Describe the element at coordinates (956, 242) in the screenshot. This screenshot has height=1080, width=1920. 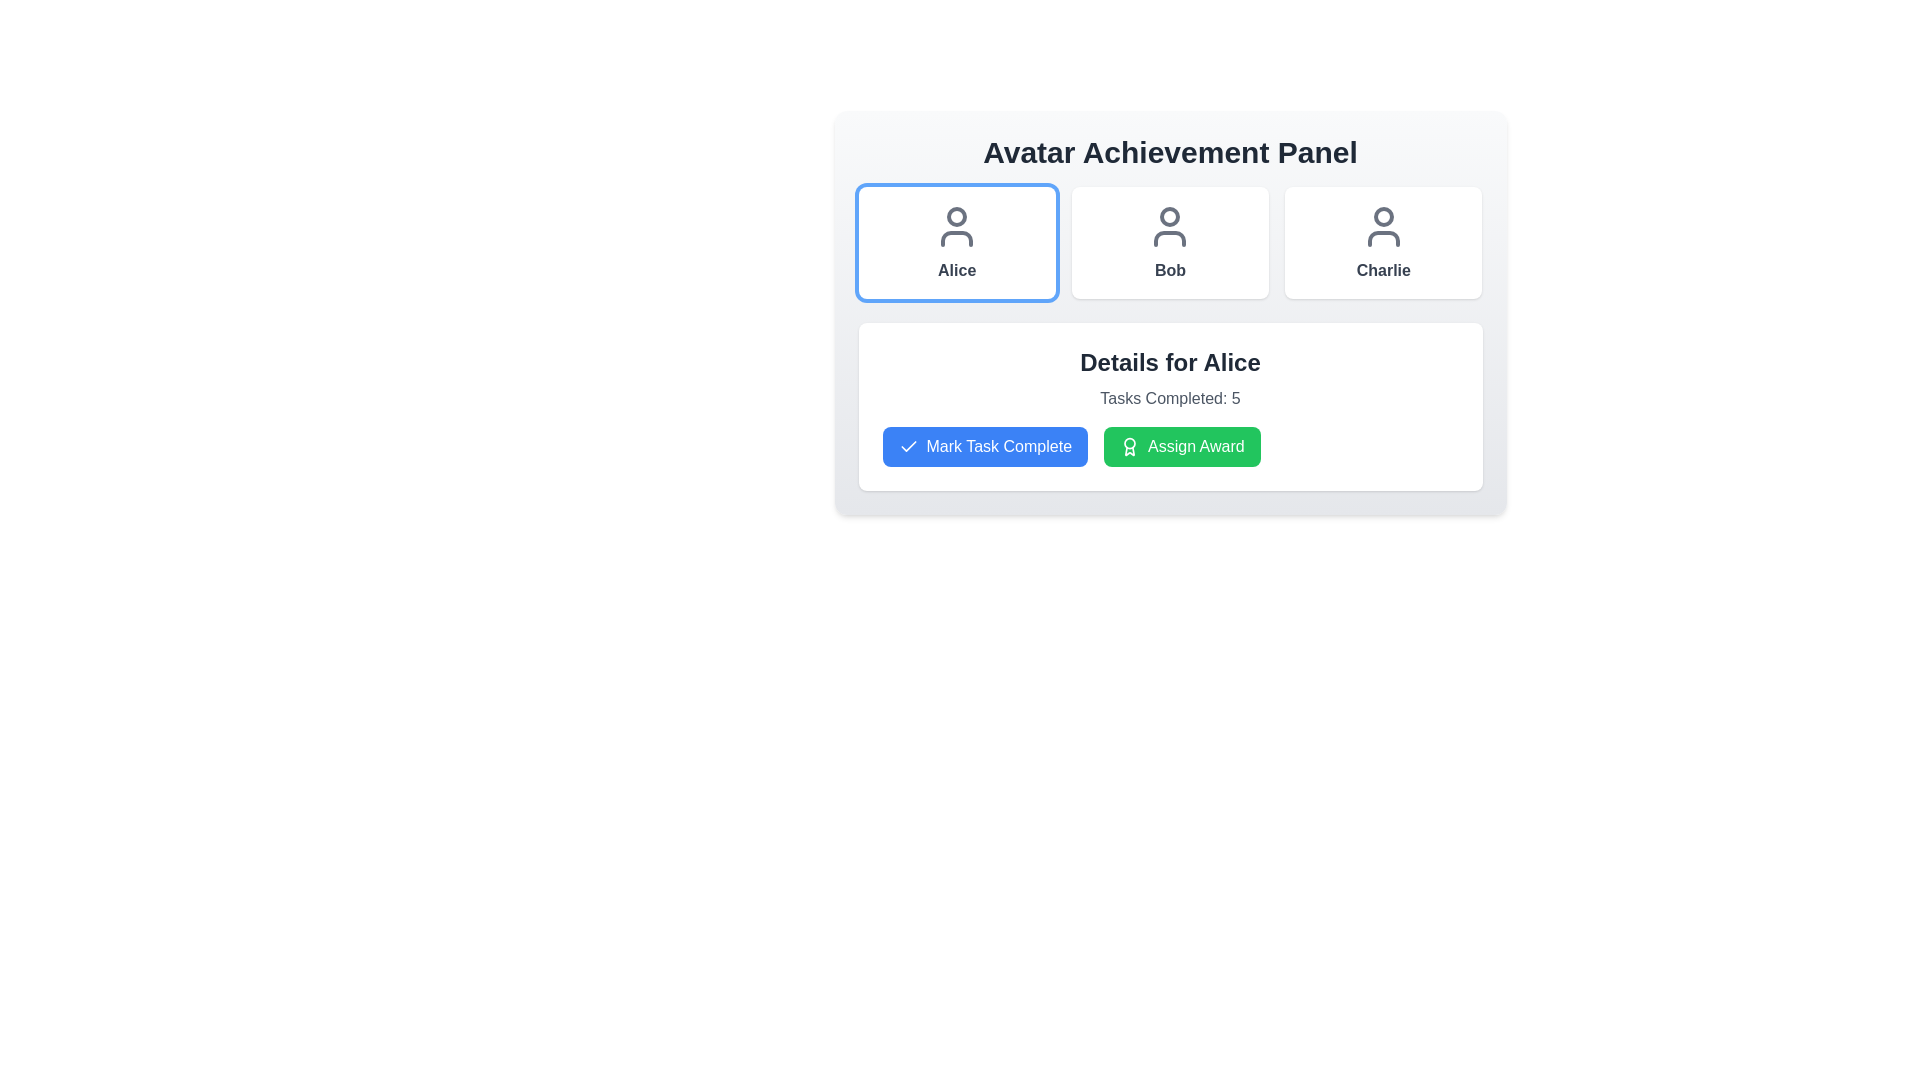
I see `the user card displaying 'Alice', which has a white background, rounded edges, and a shadow effect, positioned in the top-left corner of the grid layout` at that location.